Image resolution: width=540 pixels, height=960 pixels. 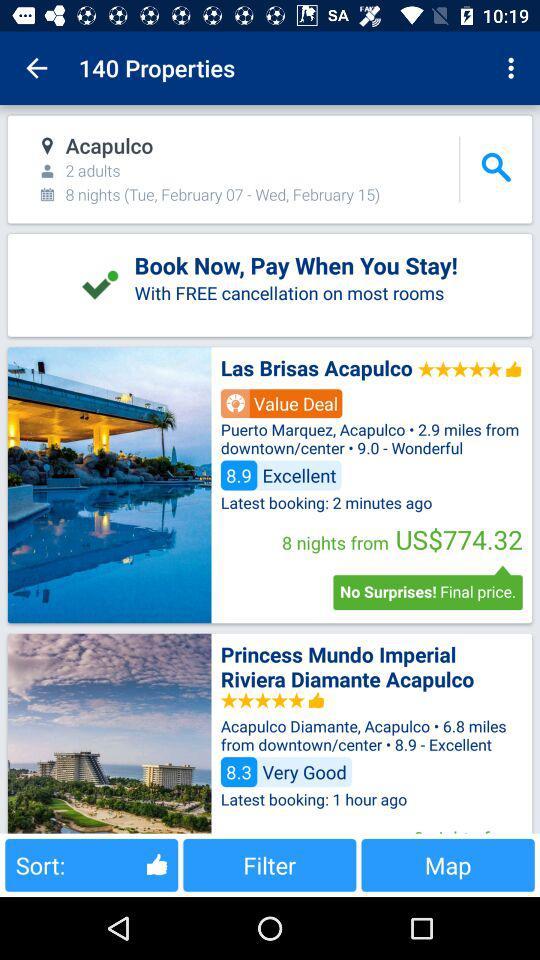 I want to click on the item to the left of map item, so click(x=269, y=864).